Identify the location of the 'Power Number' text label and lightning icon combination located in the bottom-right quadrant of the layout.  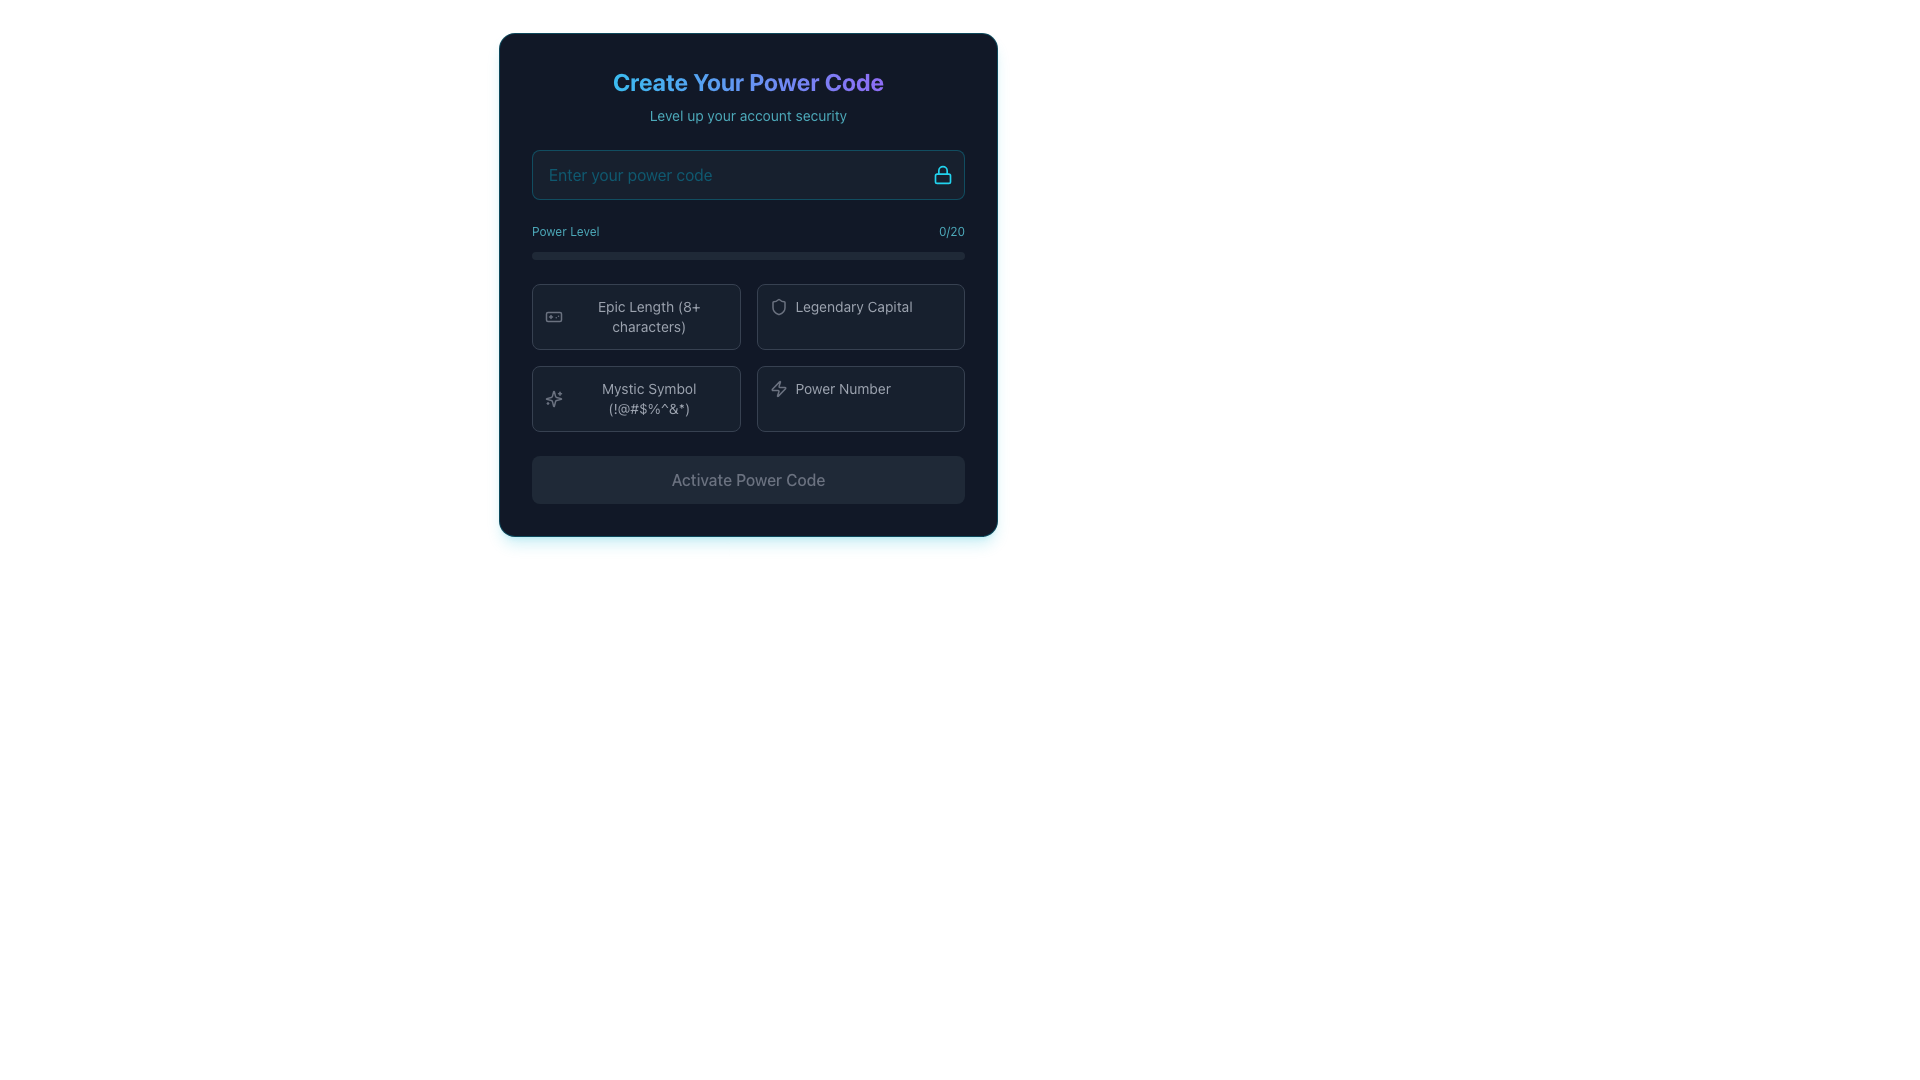
(860, 389).